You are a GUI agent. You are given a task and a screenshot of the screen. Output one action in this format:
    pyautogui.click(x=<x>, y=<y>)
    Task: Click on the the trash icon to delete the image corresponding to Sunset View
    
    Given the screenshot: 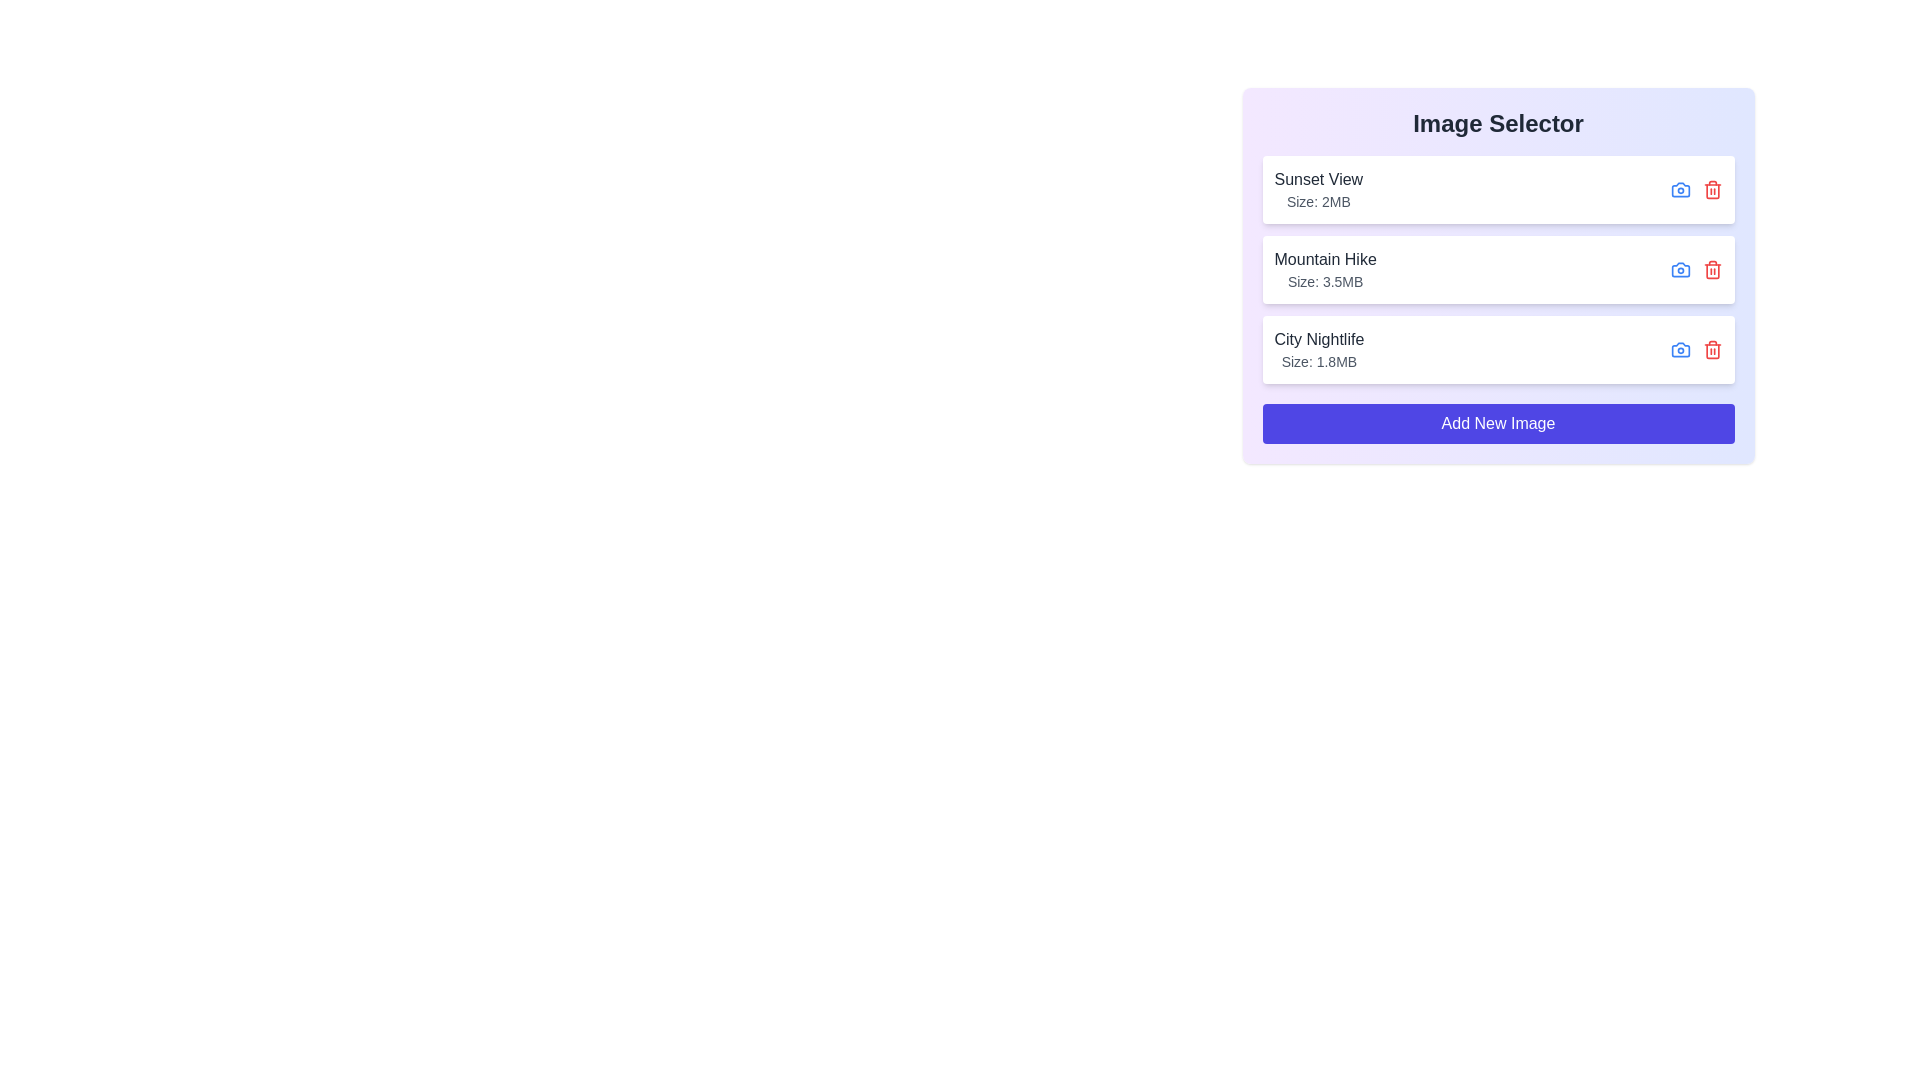 What is the action you would take?
    pyautogui.click(x=1711, y=189)
    